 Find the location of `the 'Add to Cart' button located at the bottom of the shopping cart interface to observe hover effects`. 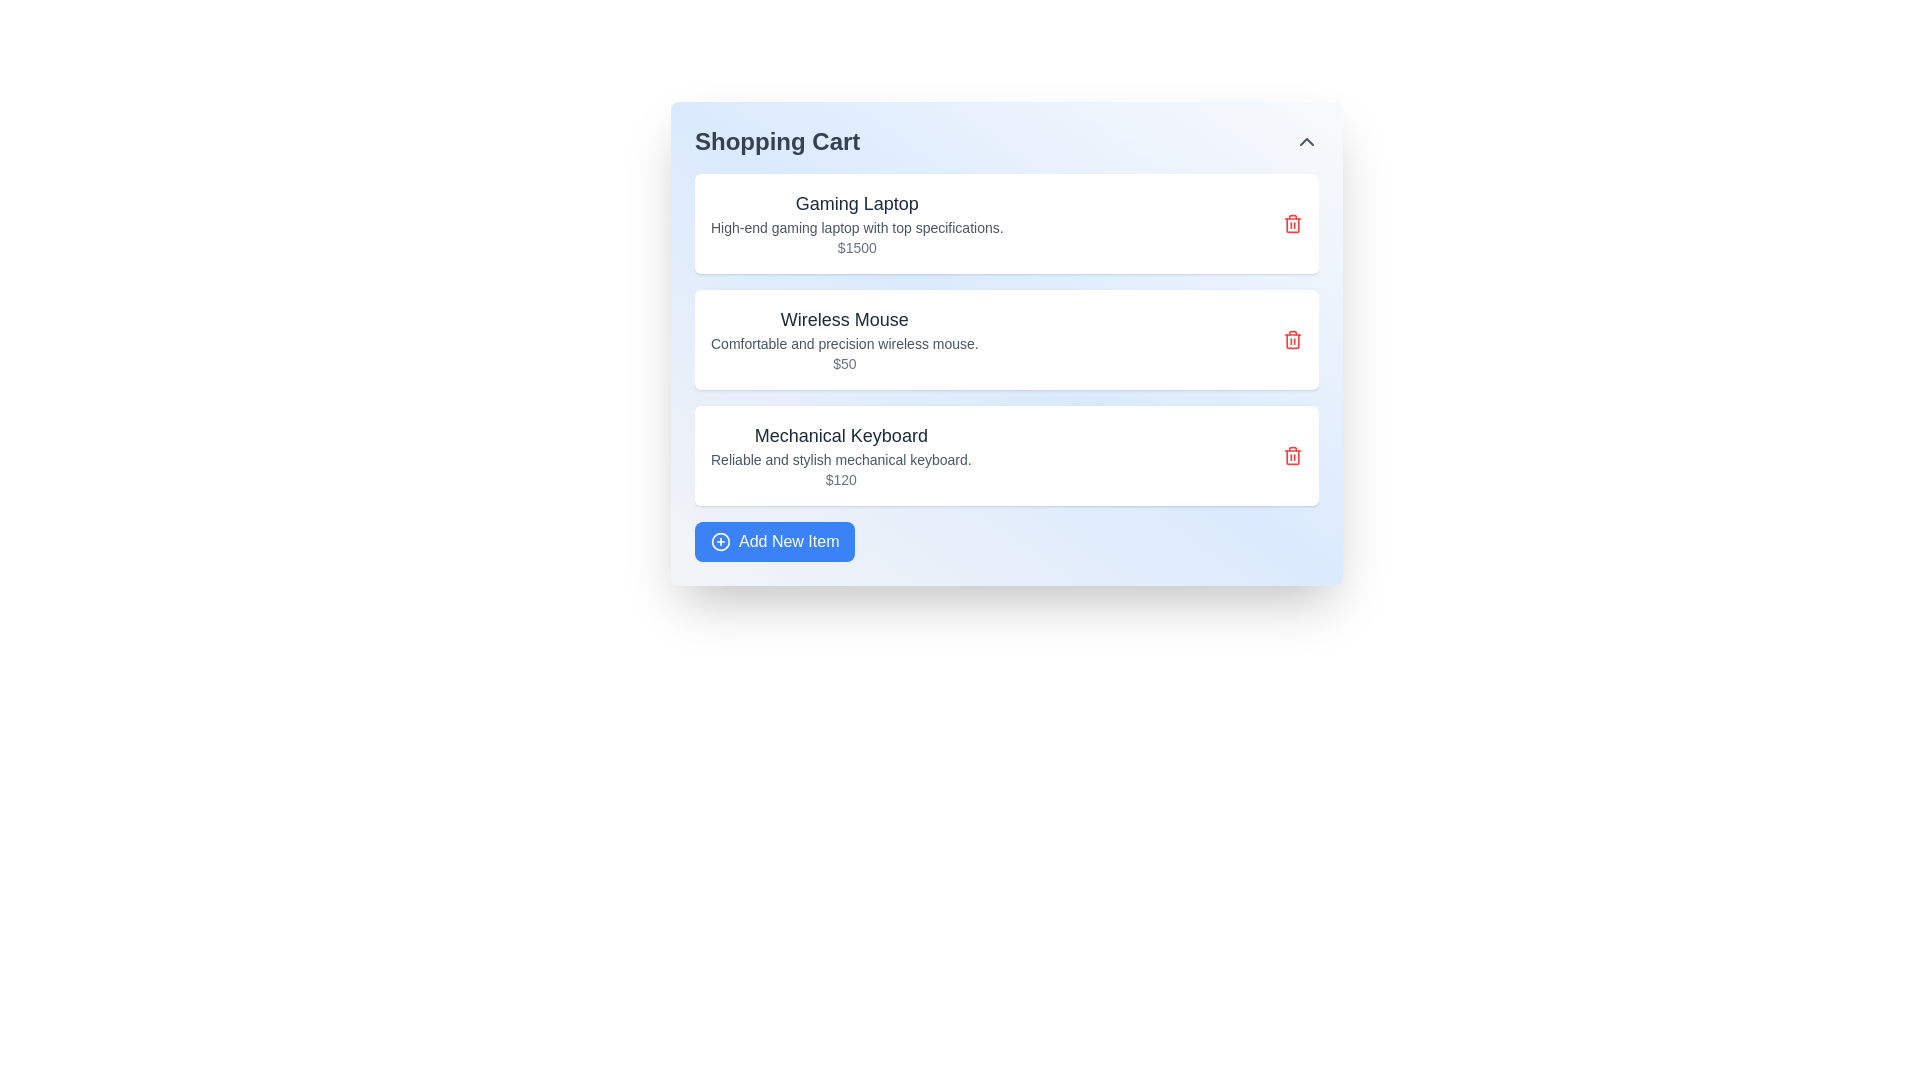

the 'Add to Cart' button located at the bottom of the shopping cart interface to observe hover effects is located at coordinates (774, 542).